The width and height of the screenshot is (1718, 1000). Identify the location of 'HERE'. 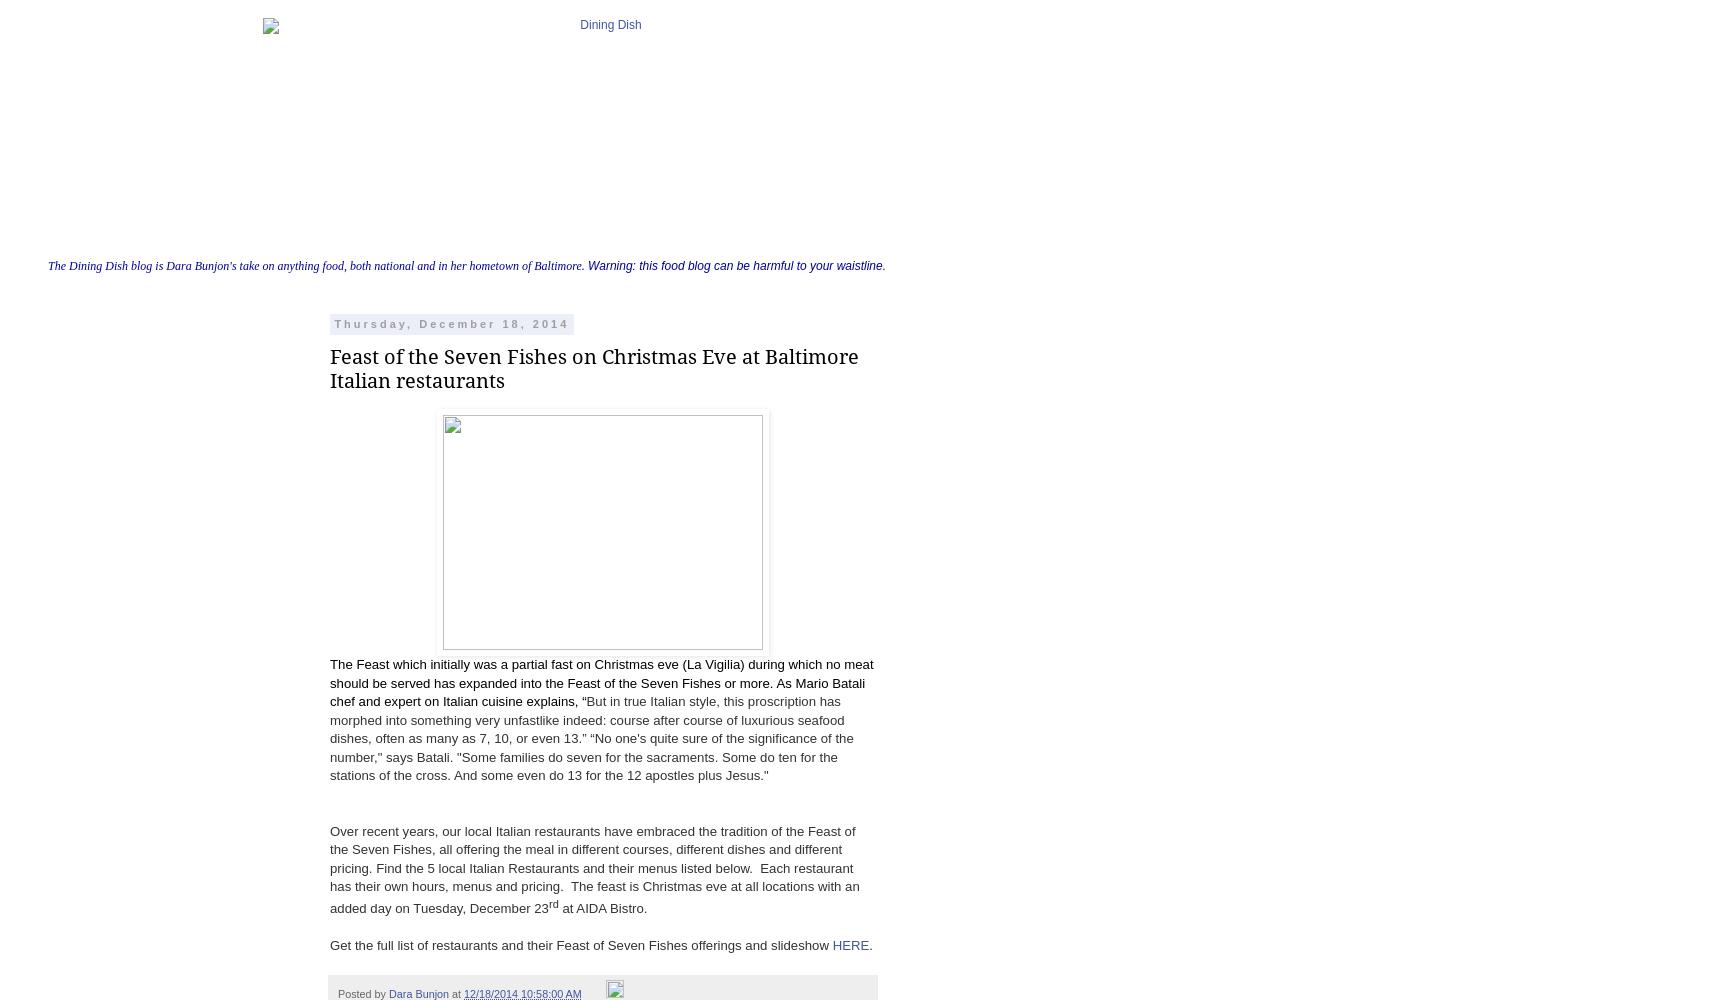
(832, 943).